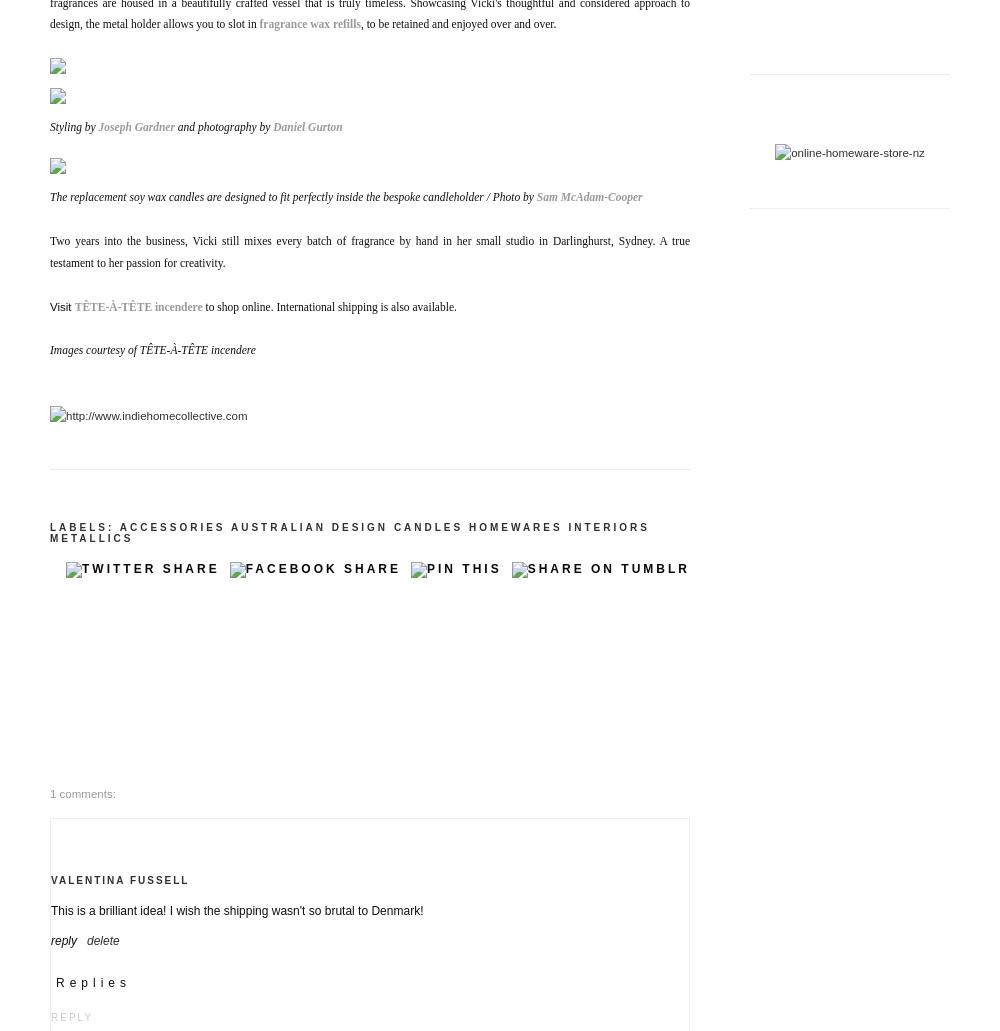 This screenshot has height=1031, width=1000. What do you see at coordinates (102, 938) in the screenshot?
I see `'Delete'` at bounding box center [102, 938].